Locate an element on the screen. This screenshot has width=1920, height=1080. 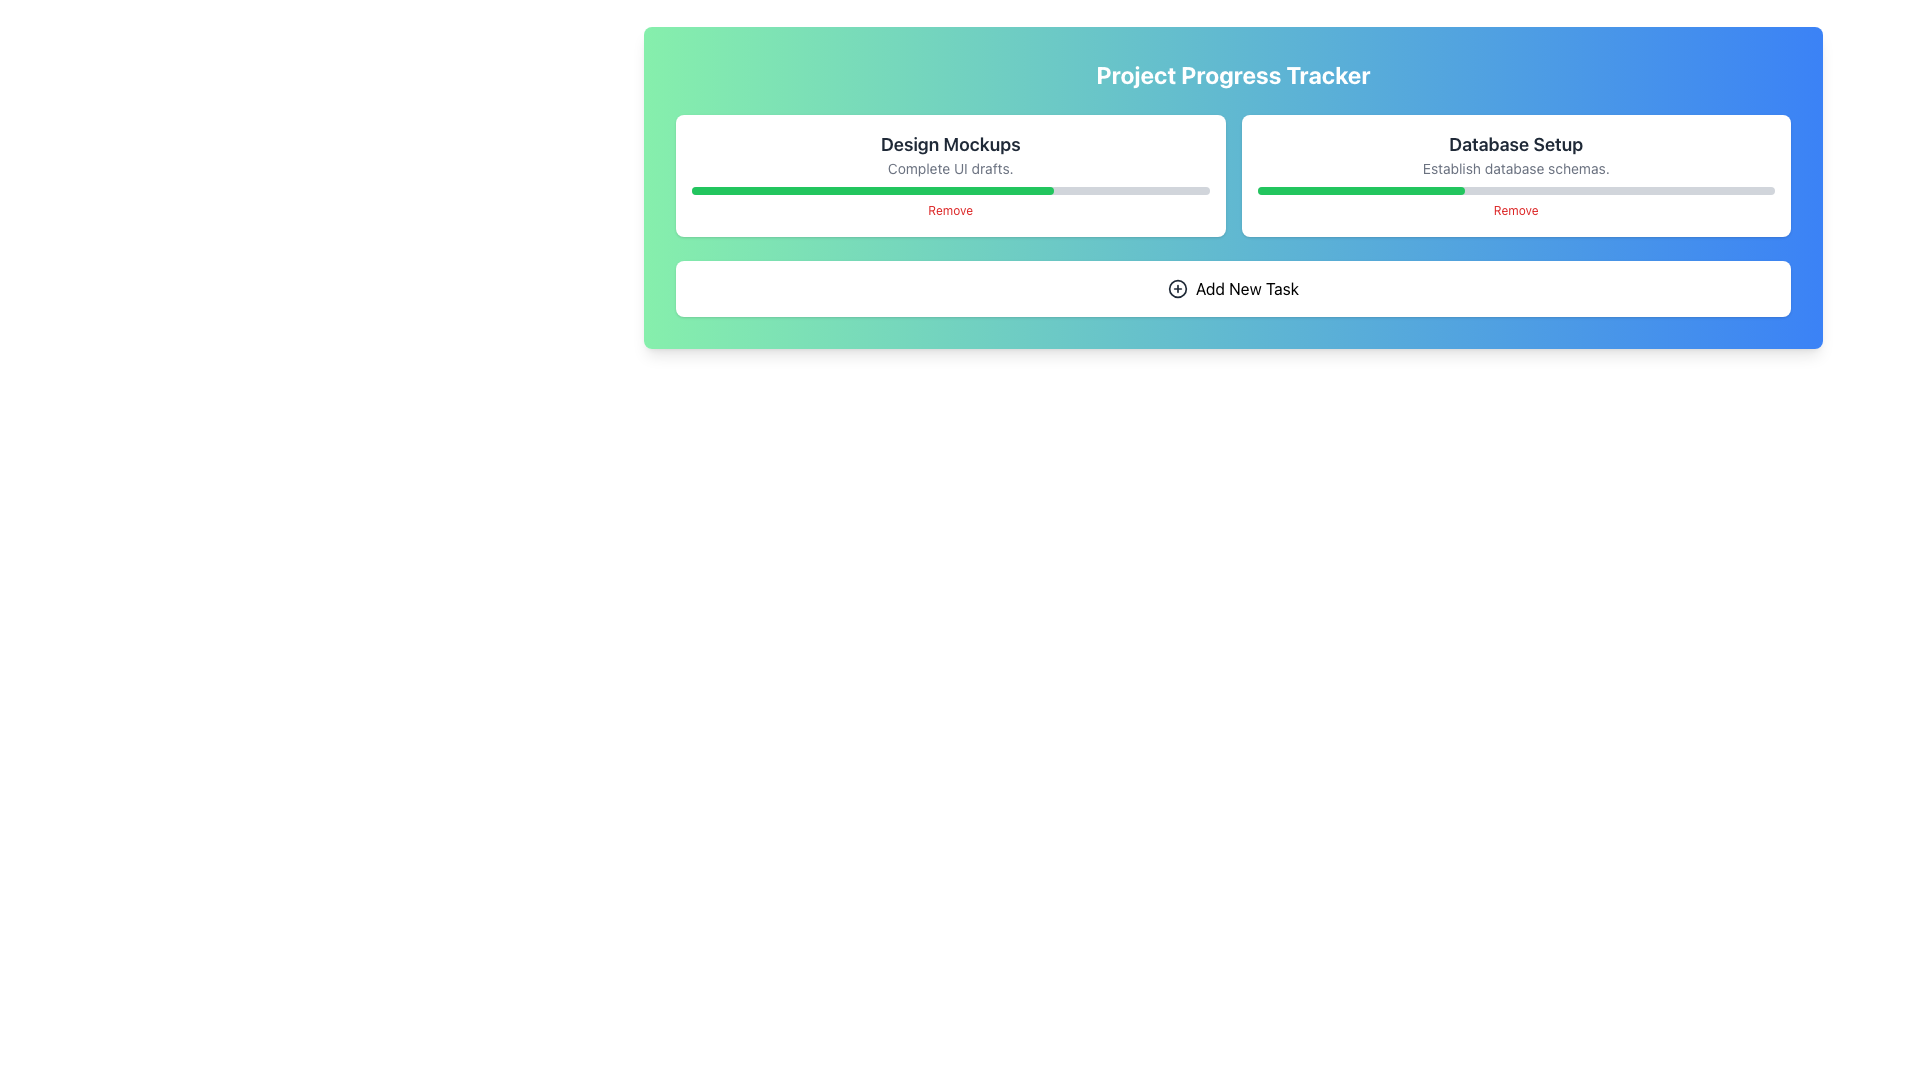
the progress bar that visually represents the completion progress of the database setup task, located under the sub-heading 'Establish database schemas.' is located at coordinates (1516, 191).